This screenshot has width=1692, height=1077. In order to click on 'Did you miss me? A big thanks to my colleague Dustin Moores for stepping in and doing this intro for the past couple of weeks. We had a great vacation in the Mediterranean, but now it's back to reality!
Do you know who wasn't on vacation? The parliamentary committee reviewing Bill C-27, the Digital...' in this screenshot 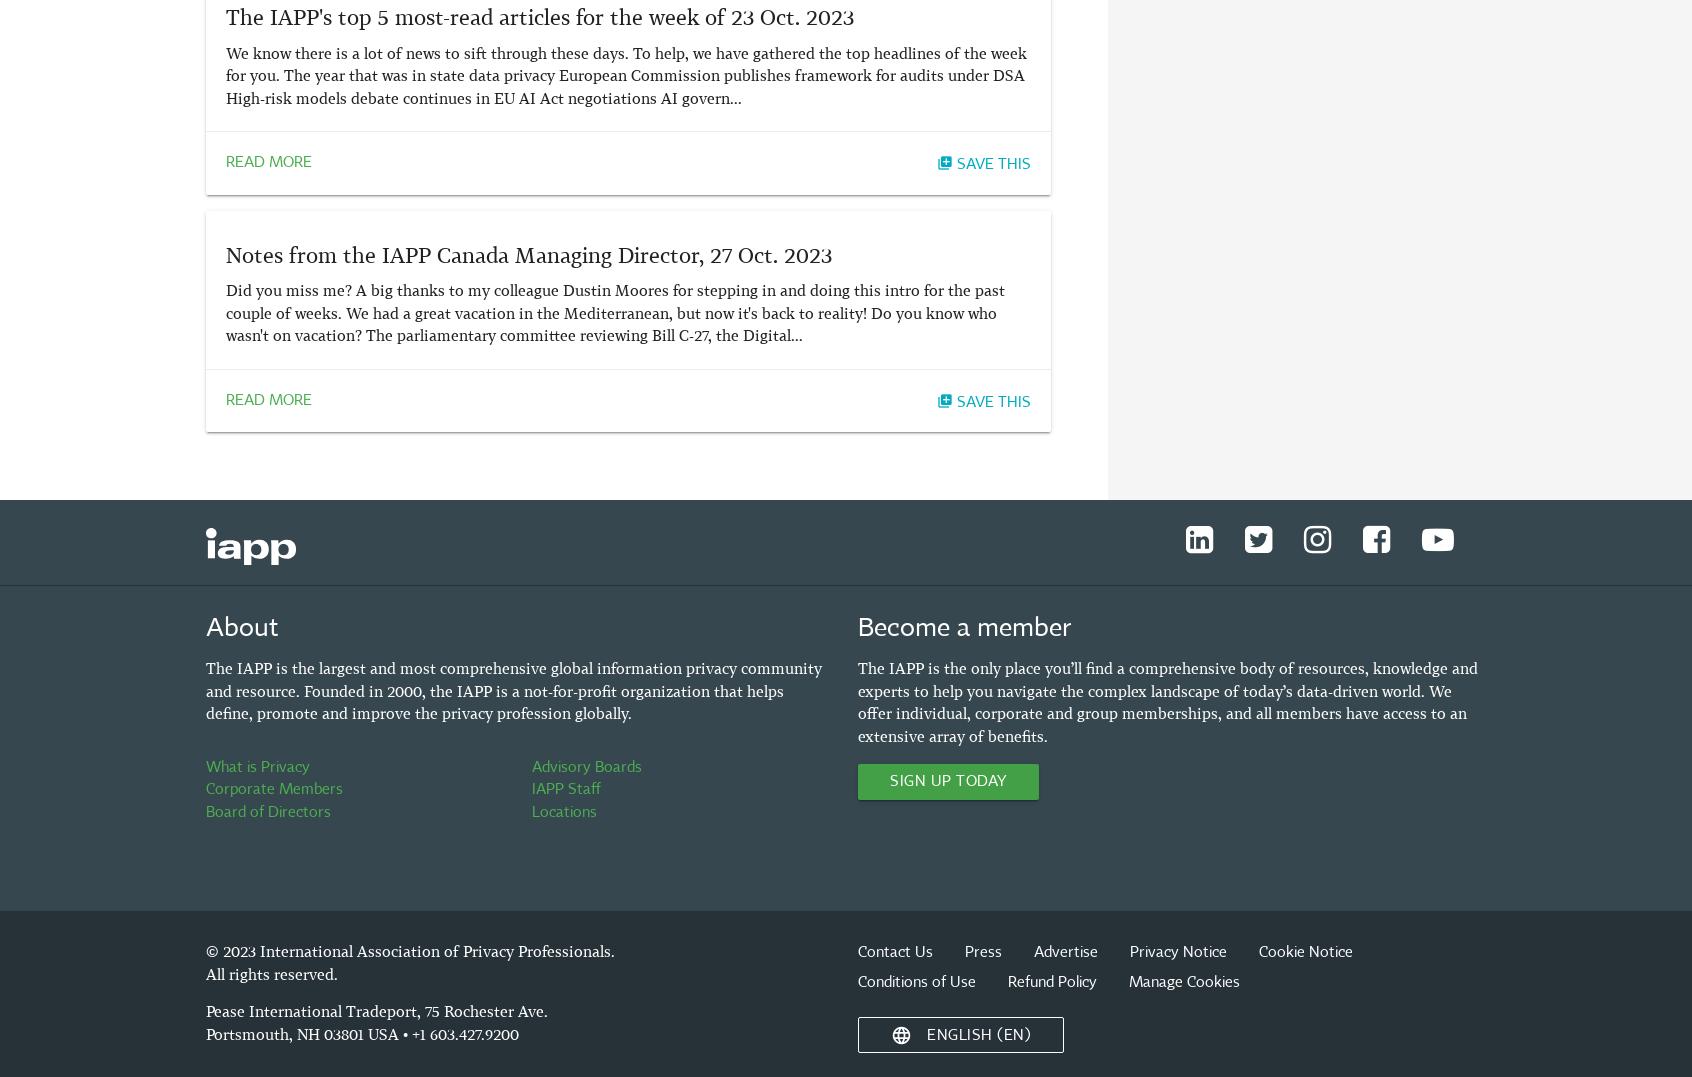, I will do `click(614, 314)`.